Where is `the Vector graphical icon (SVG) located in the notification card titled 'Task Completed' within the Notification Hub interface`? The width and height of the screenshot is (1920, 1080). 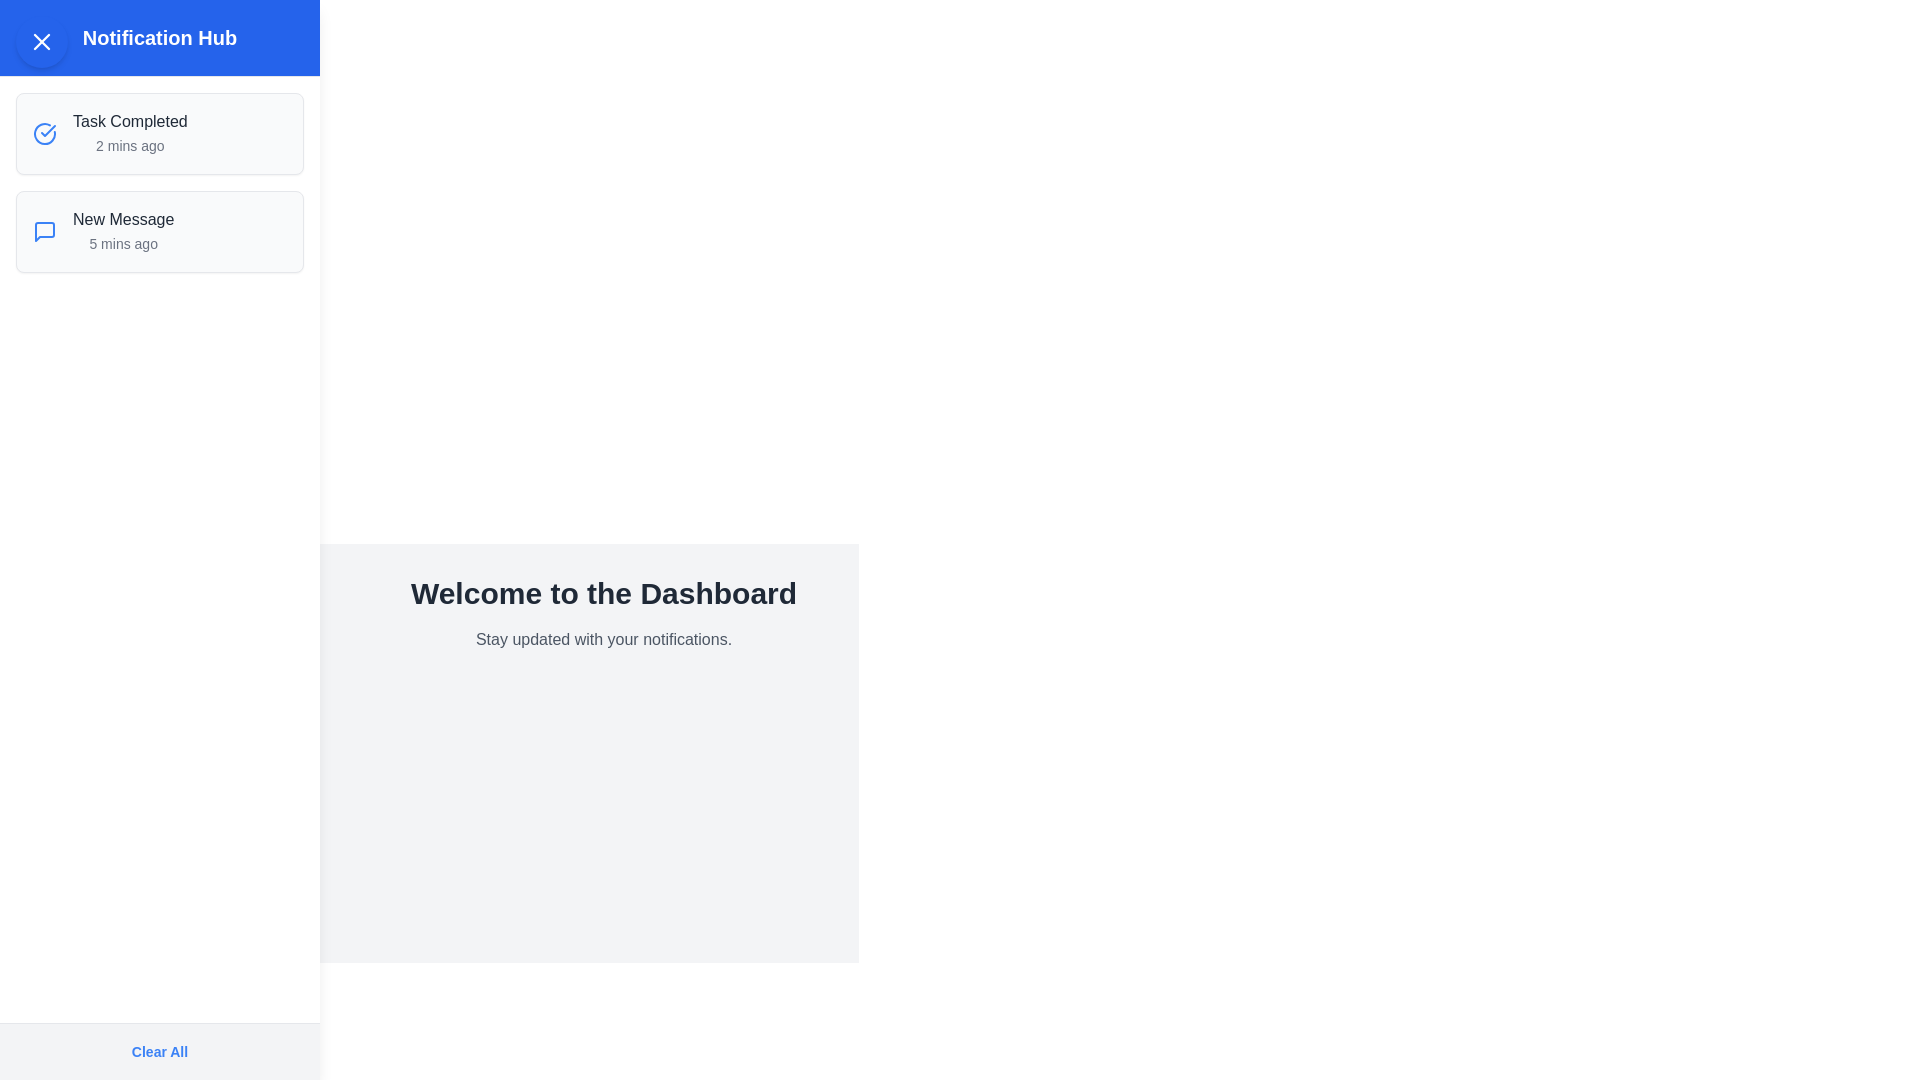
the Vector graphical icon (SVG) located in the notification card titled 'Task Completed' within the Notification Hub interface is located at coordinates (48, 131).